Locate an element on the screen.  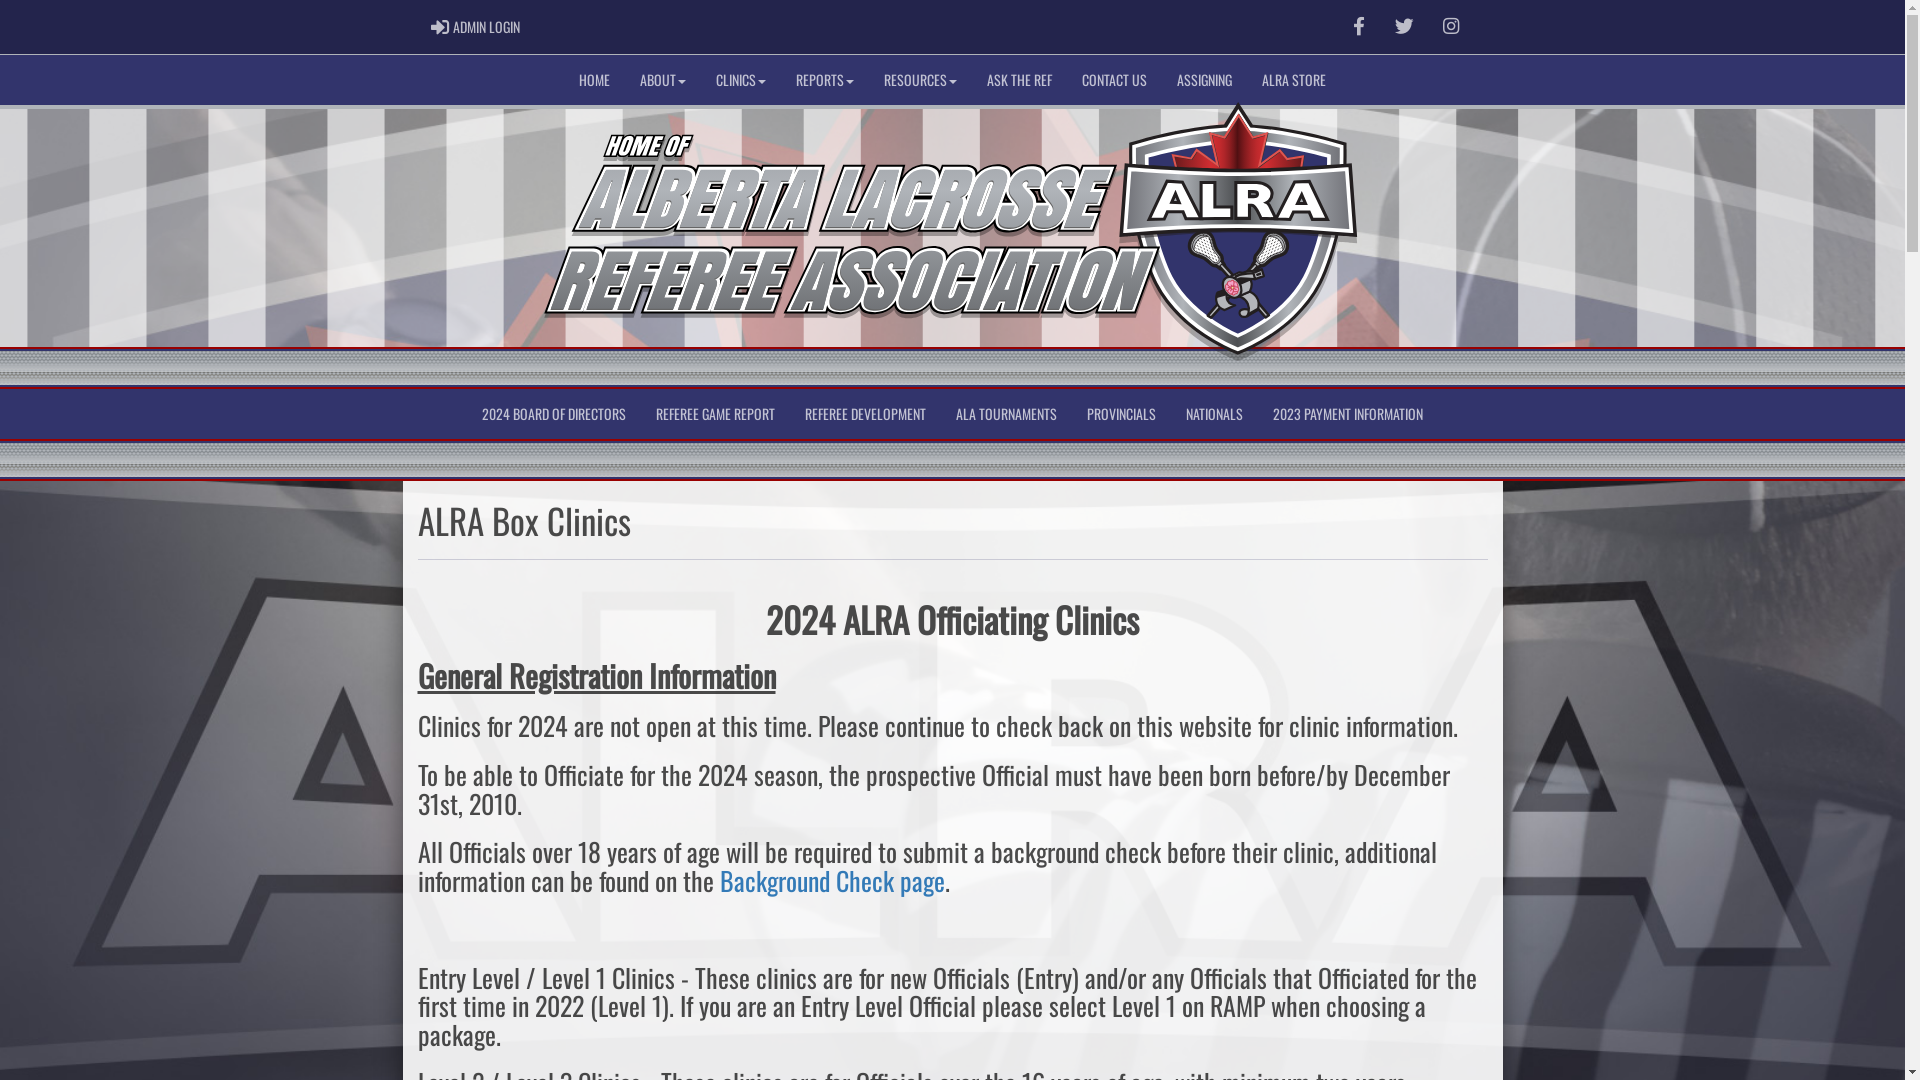
'REFEREE GAME REPORT' is located at coordinates (715, 412).